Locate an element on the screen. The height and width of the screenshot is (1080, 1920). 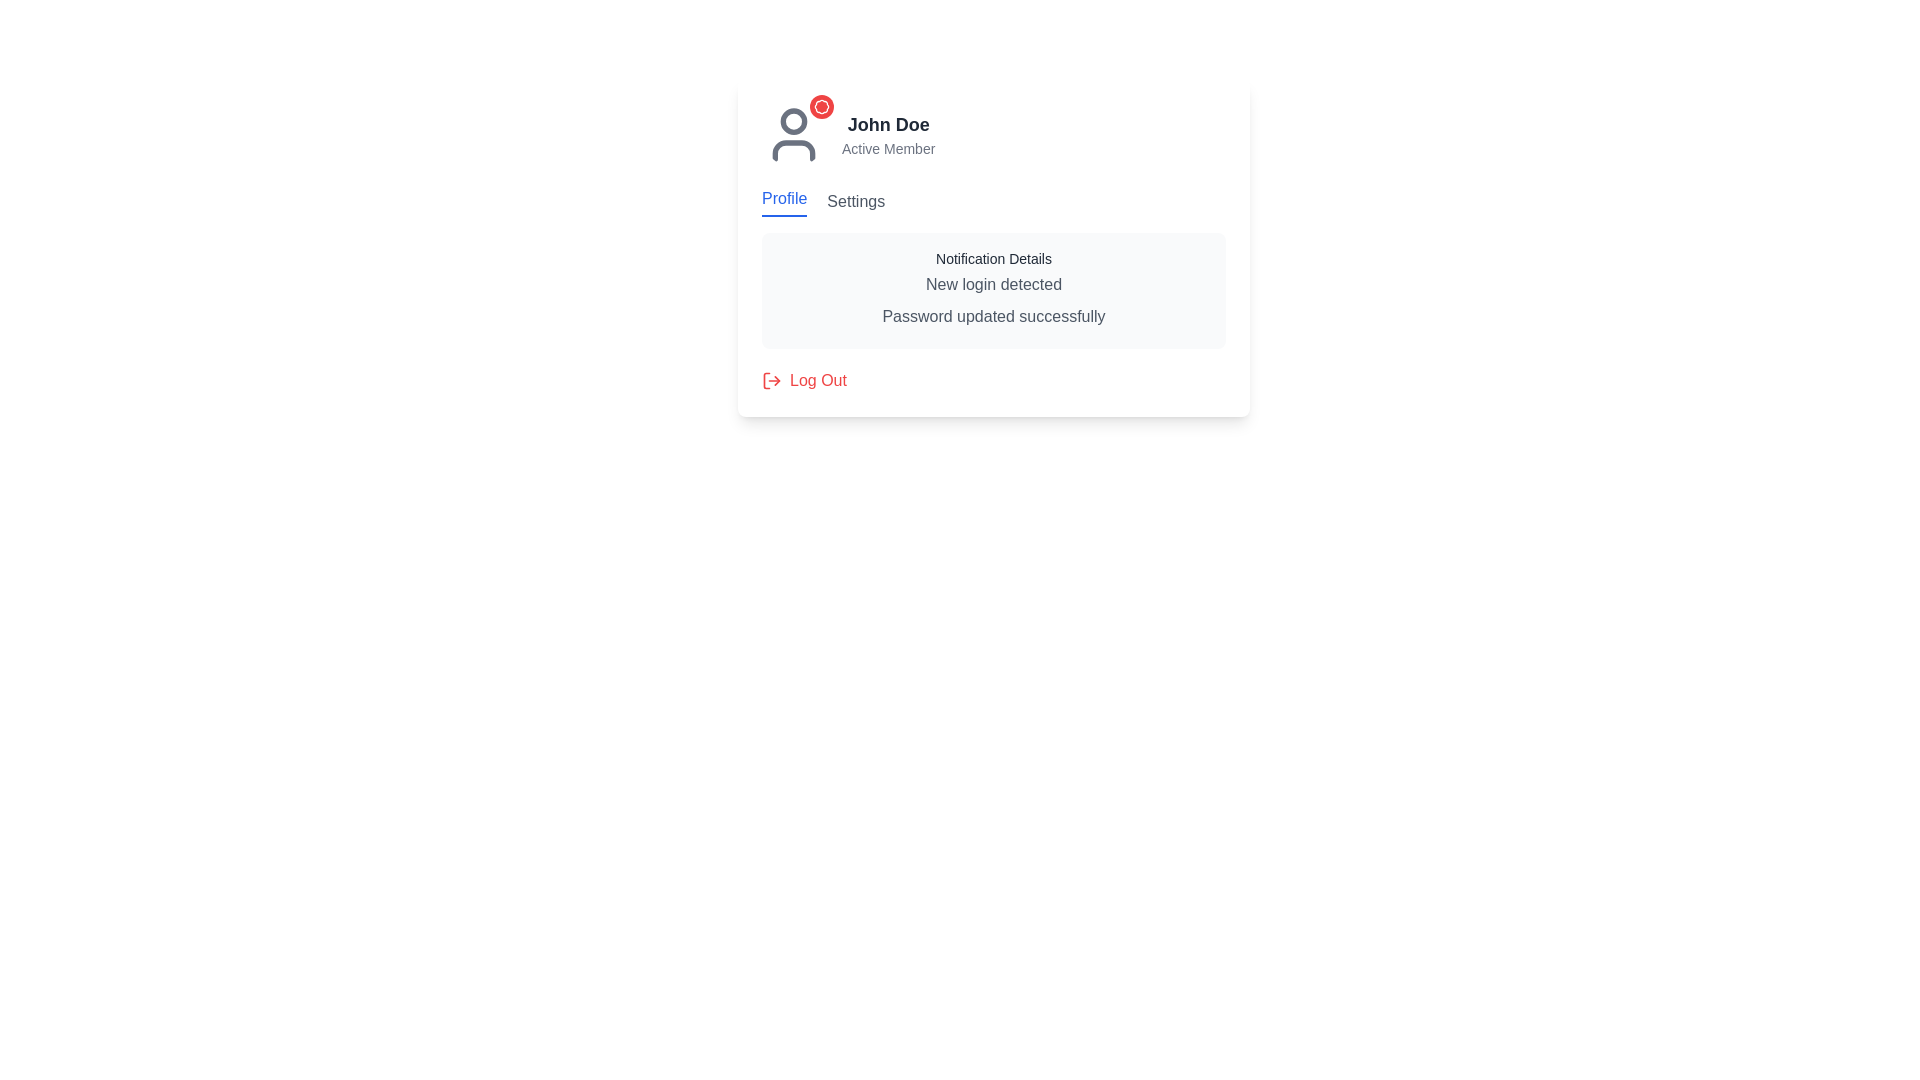
the leftmost interactive text label representing the 'Profile' section is located at coordinates (783, 201).